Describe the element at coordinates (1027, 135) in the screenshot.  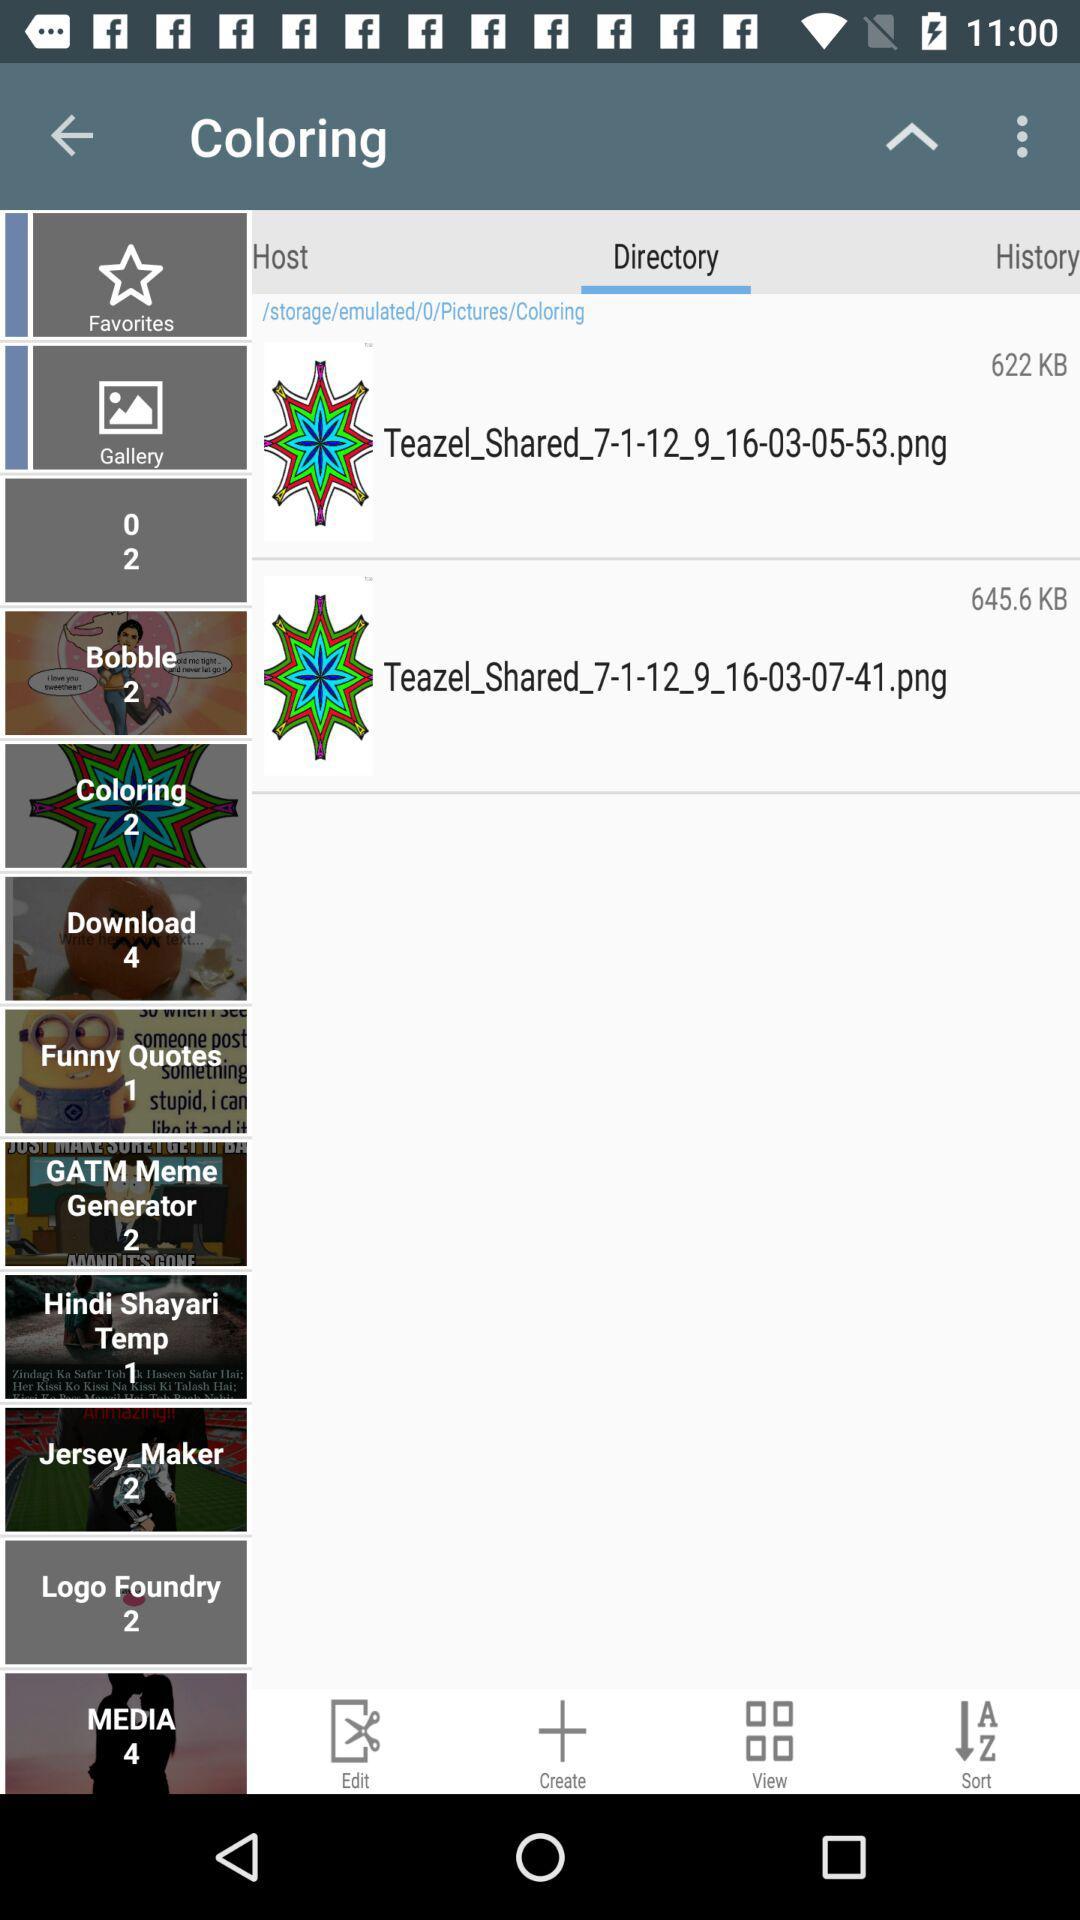
I see `the app above history item` at that location.